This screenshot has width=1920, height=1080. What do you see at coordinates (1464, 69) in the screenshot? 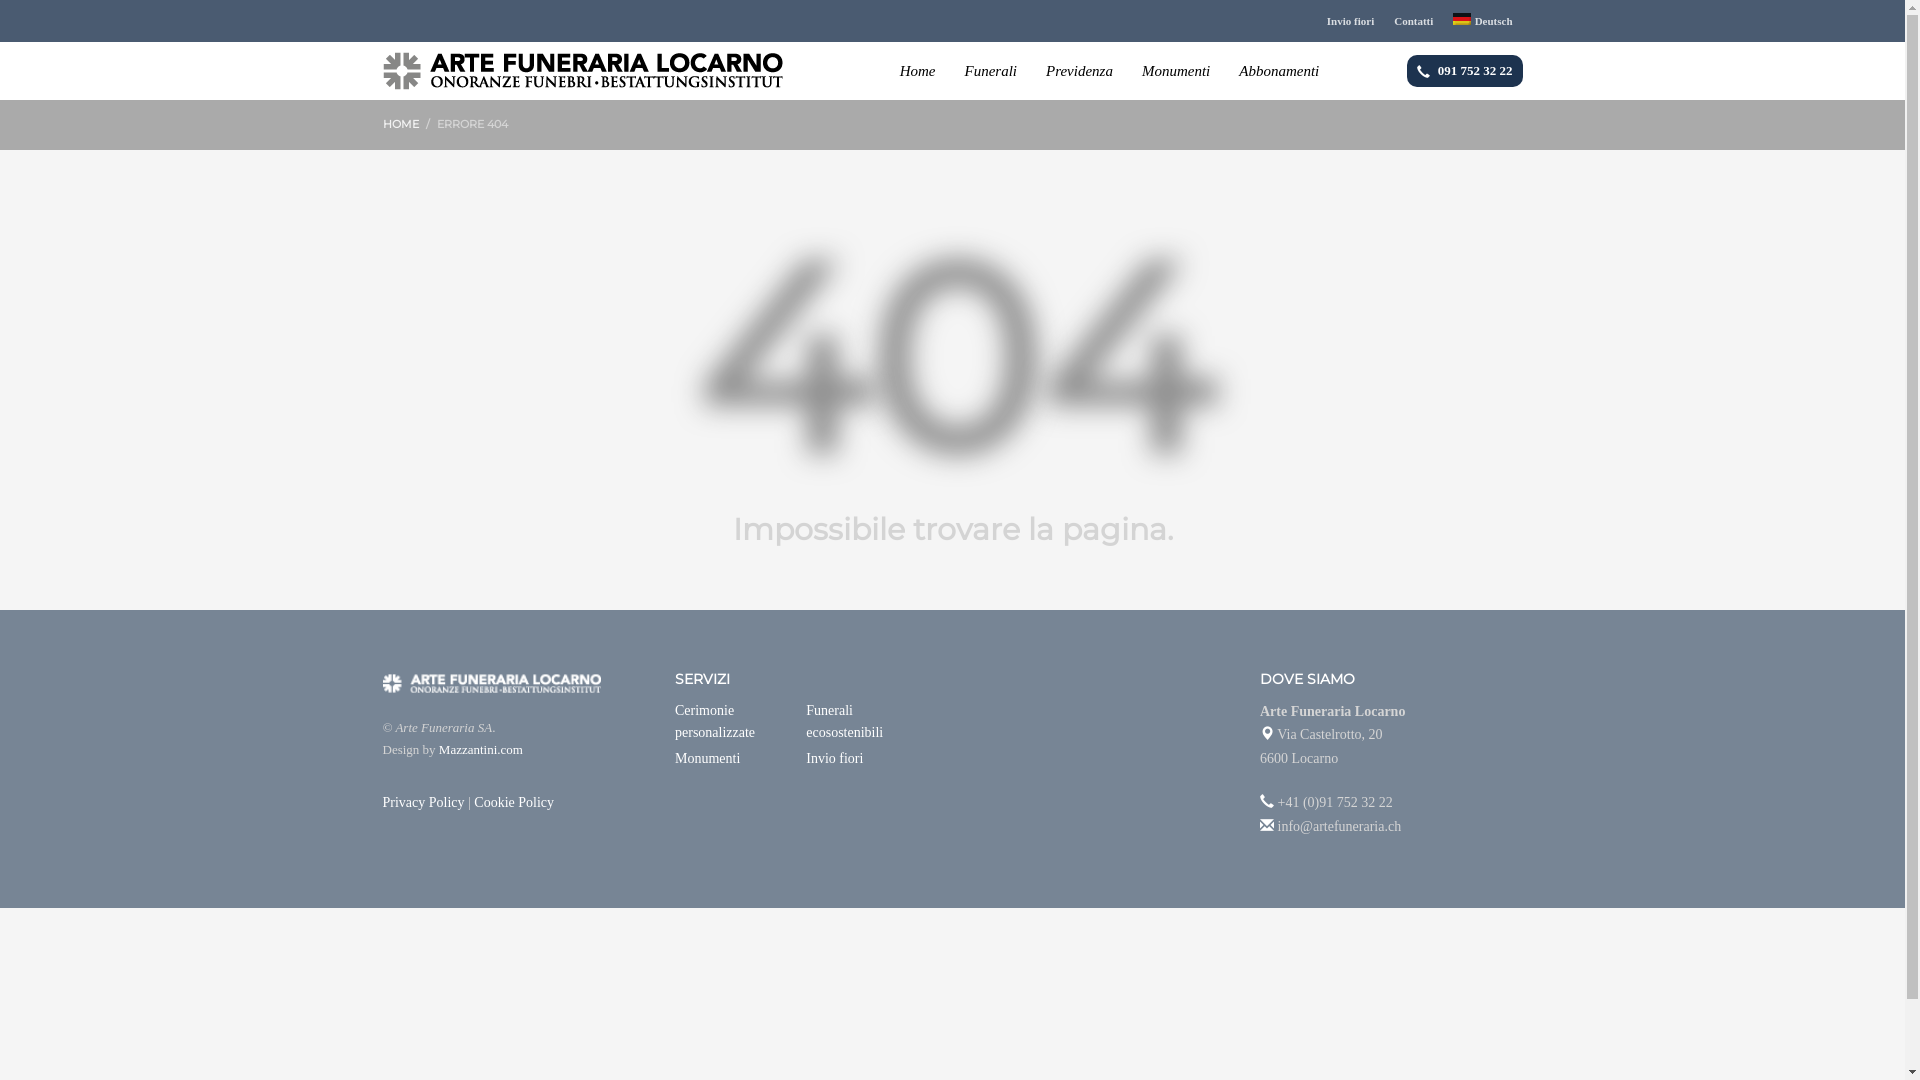
I see `'091 752 32 22'` at bounding box center [1464, 69].